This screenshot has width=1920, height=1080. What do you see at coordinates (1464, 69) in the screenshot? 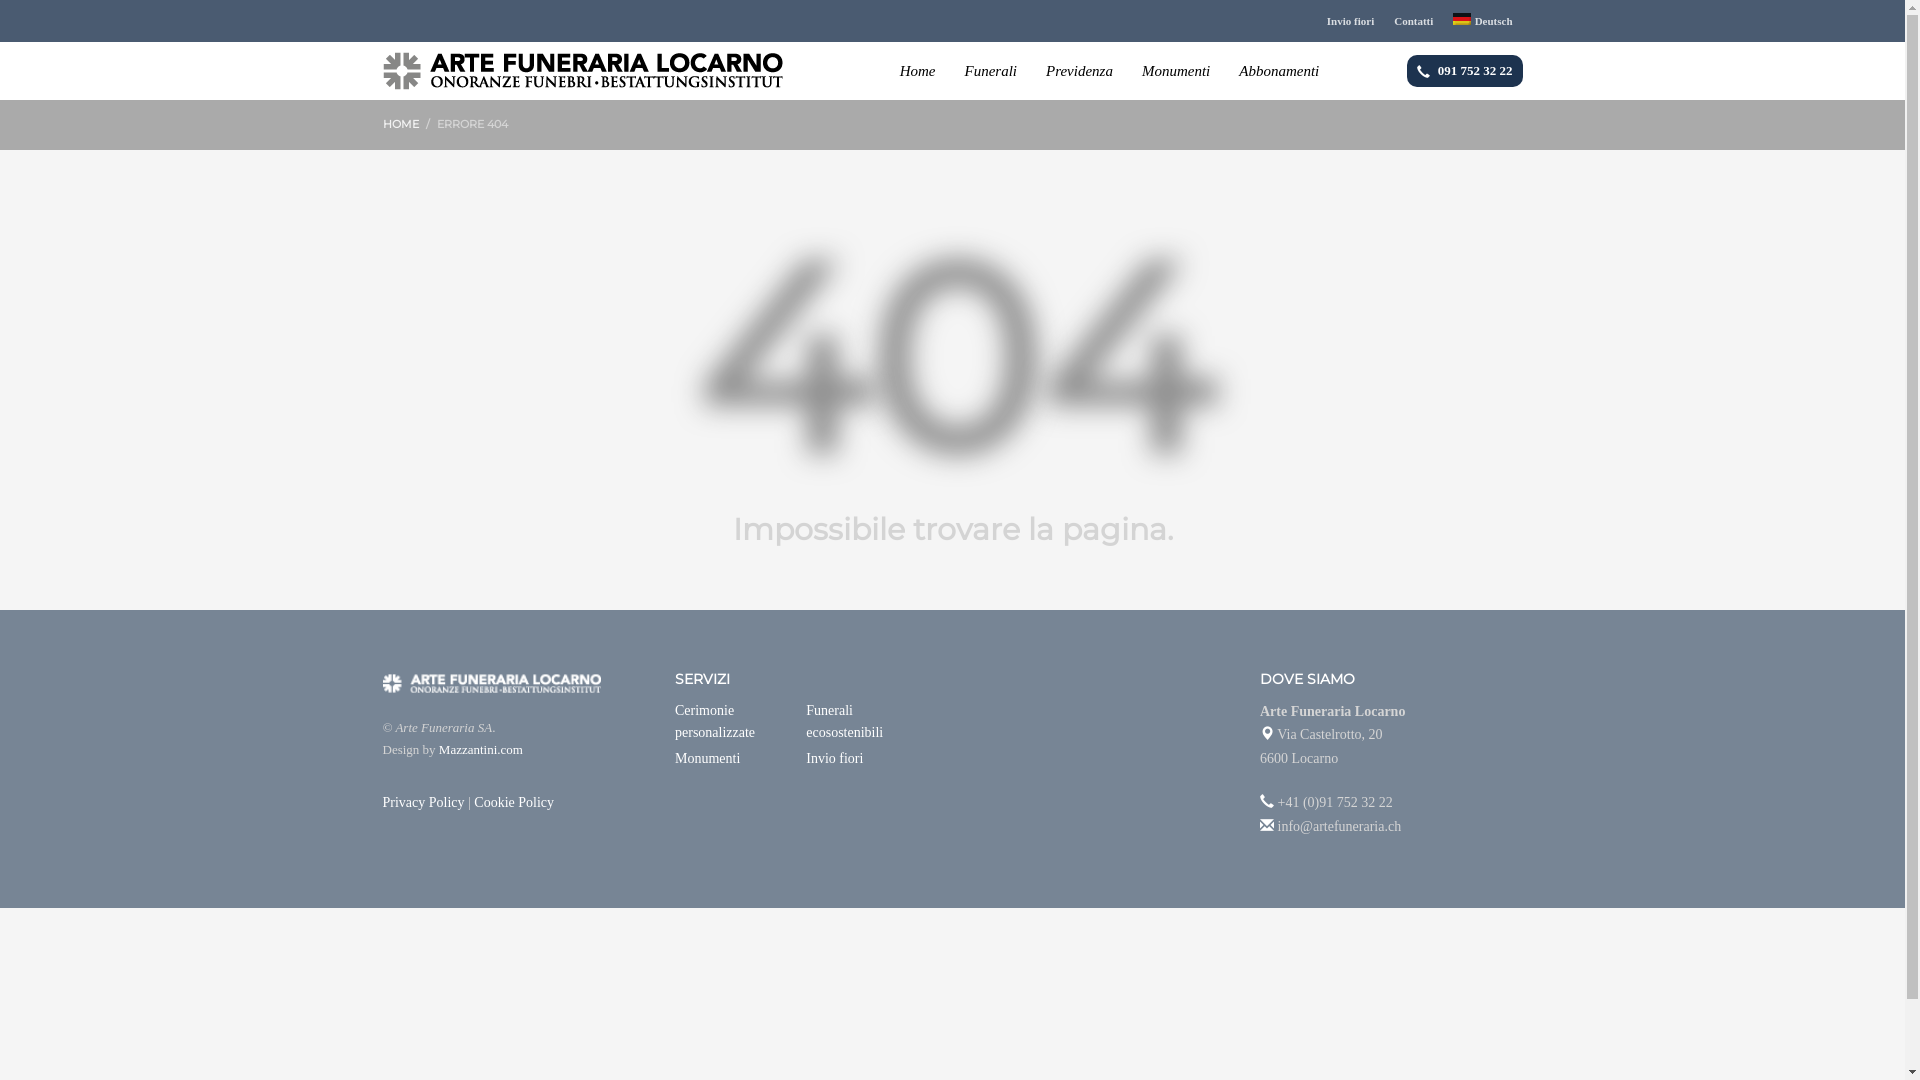
I see `'091 752 32 22'` at bounding box center [1464, 69].